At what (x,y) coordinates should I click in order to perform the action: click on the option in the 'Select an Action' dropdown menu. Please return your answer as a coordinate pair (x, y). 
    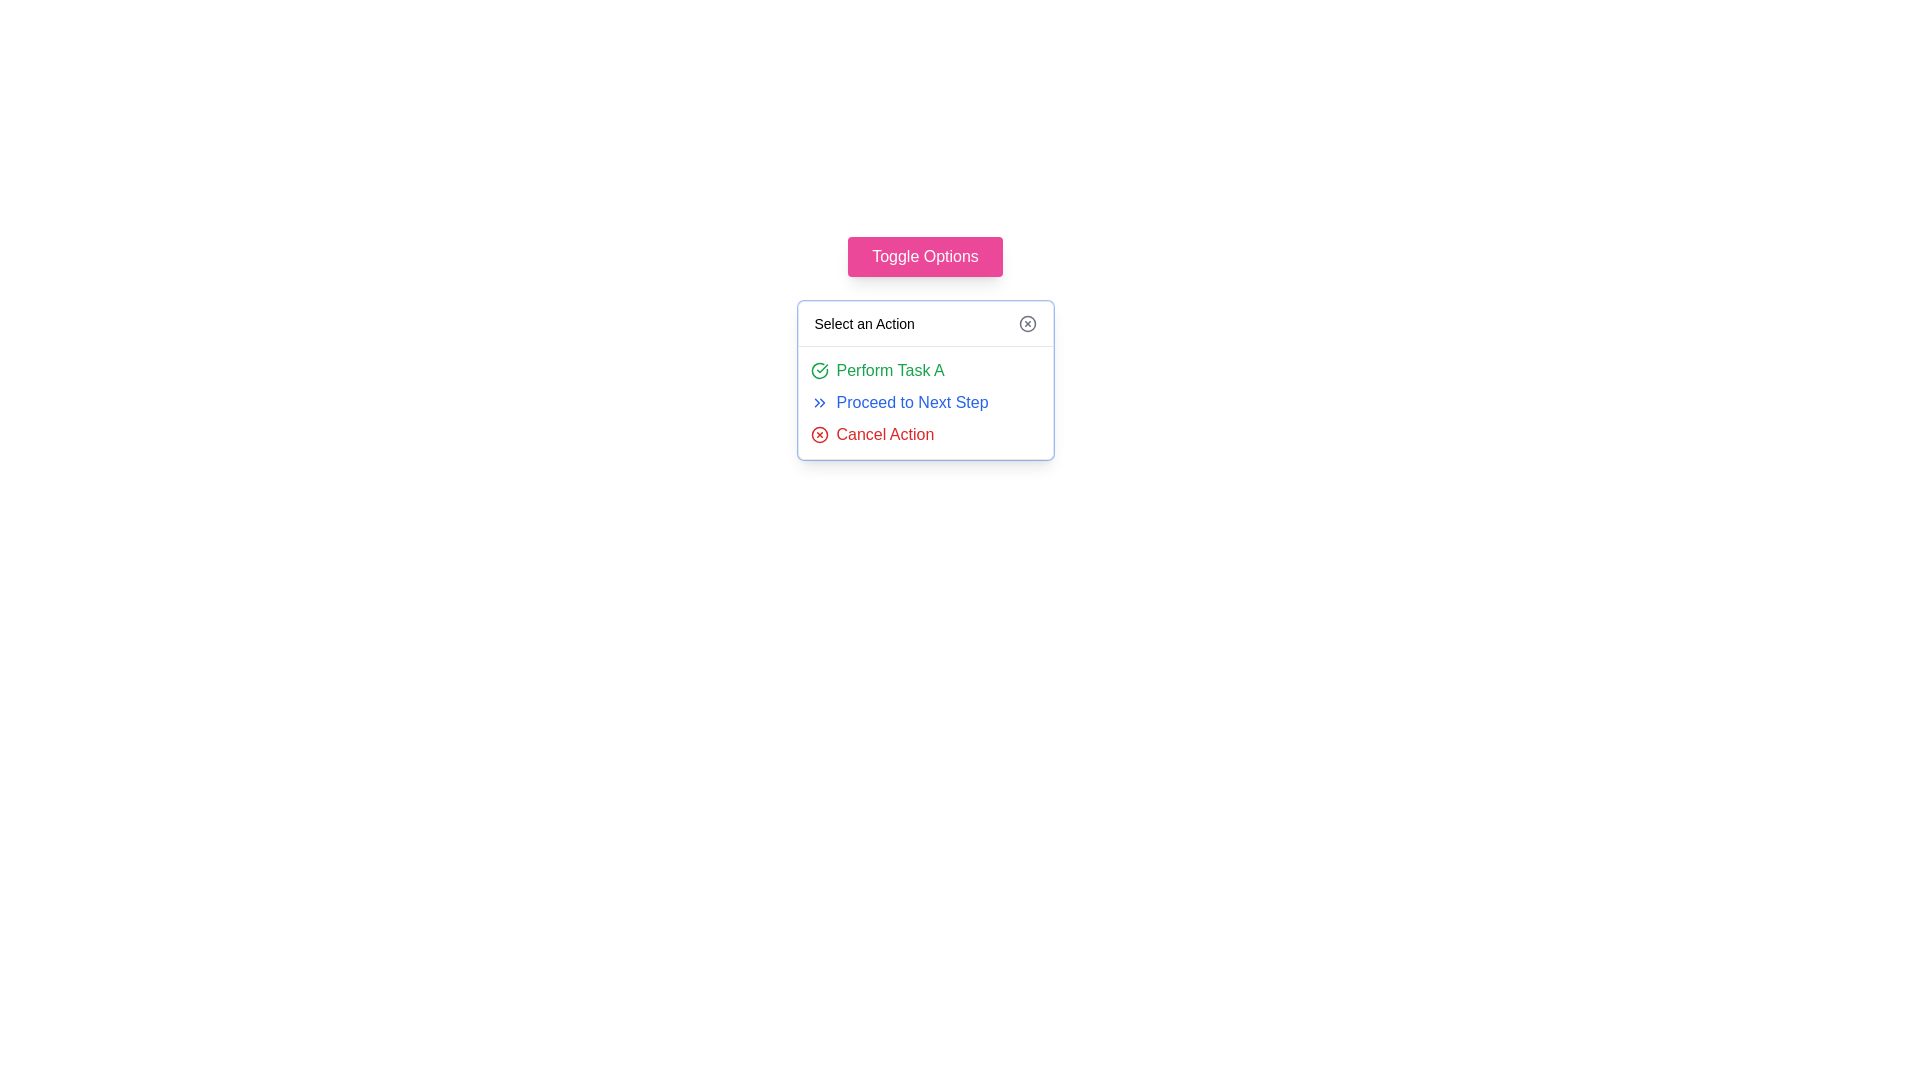
    Looking at the image, I should click on (924, 380).